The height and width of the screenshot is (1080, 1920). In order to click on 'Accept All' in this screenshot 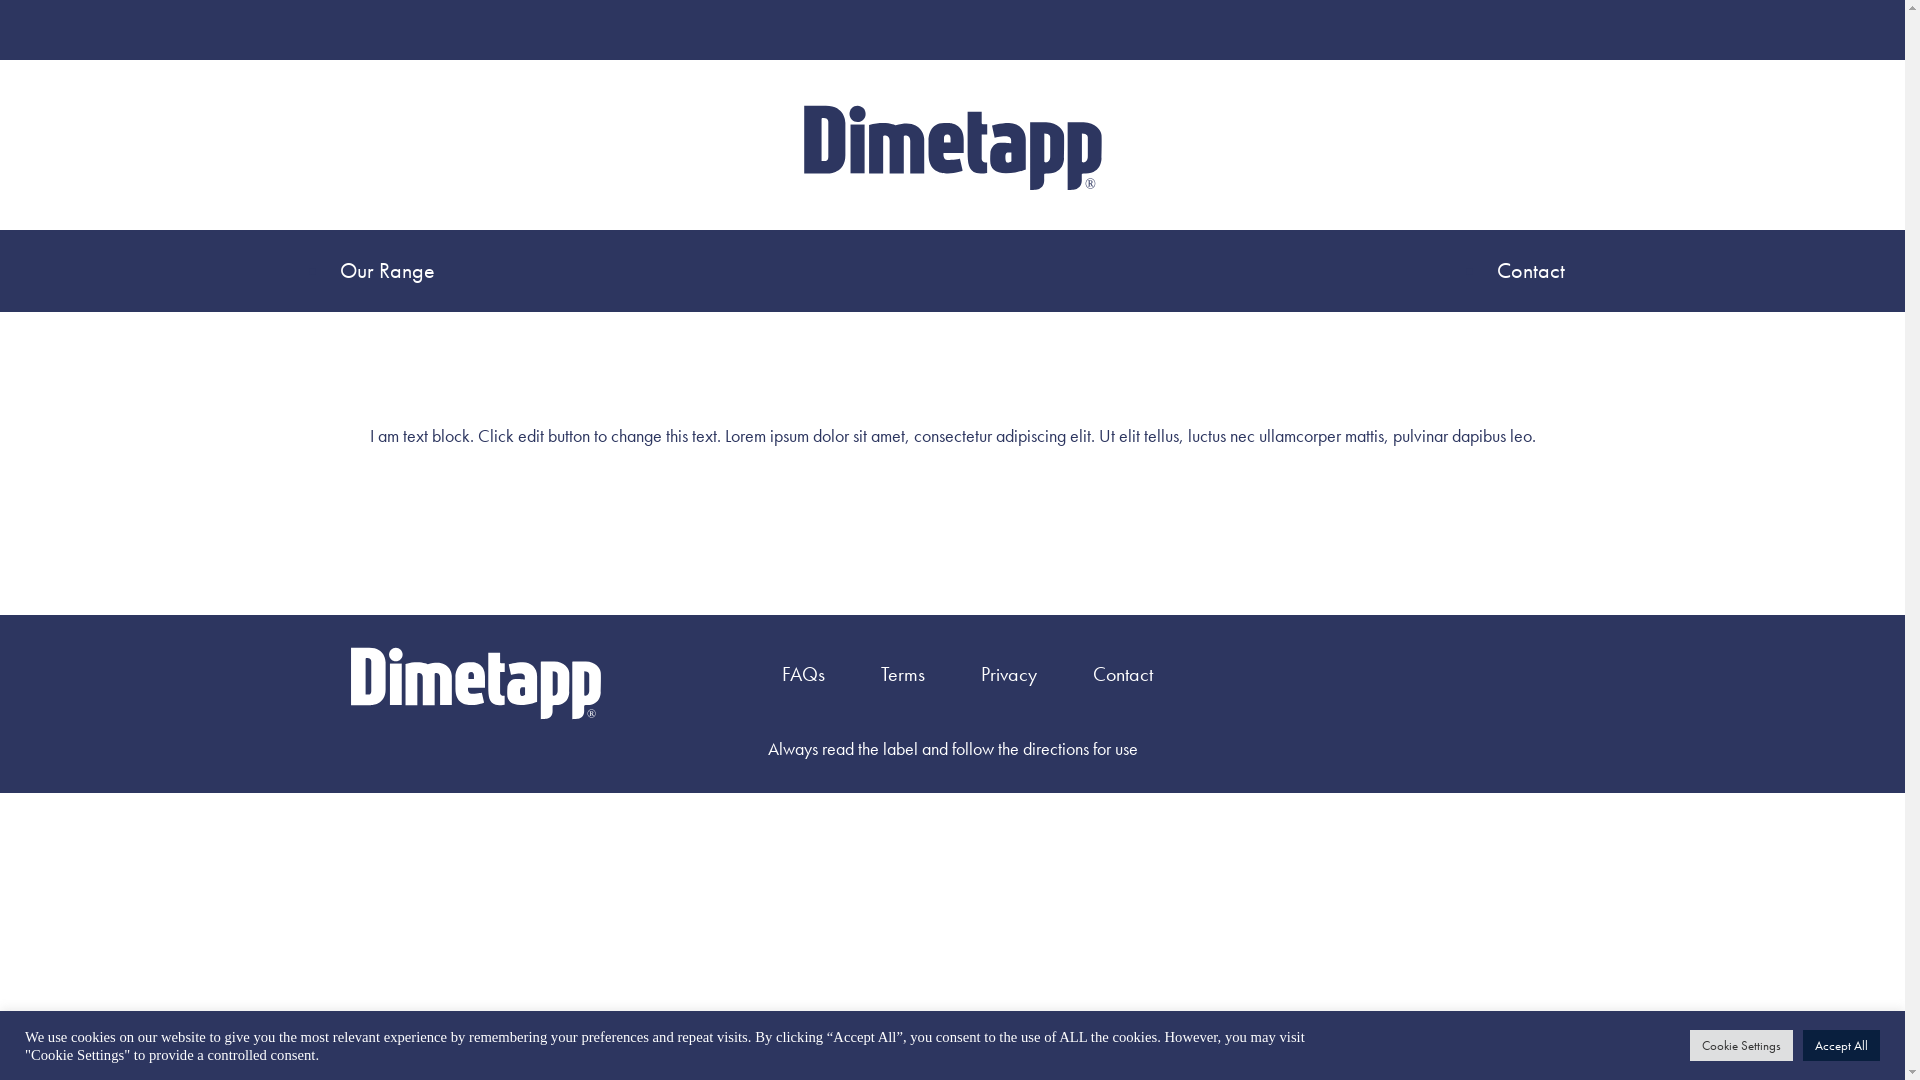, I will do `click(1840, 1044)`.